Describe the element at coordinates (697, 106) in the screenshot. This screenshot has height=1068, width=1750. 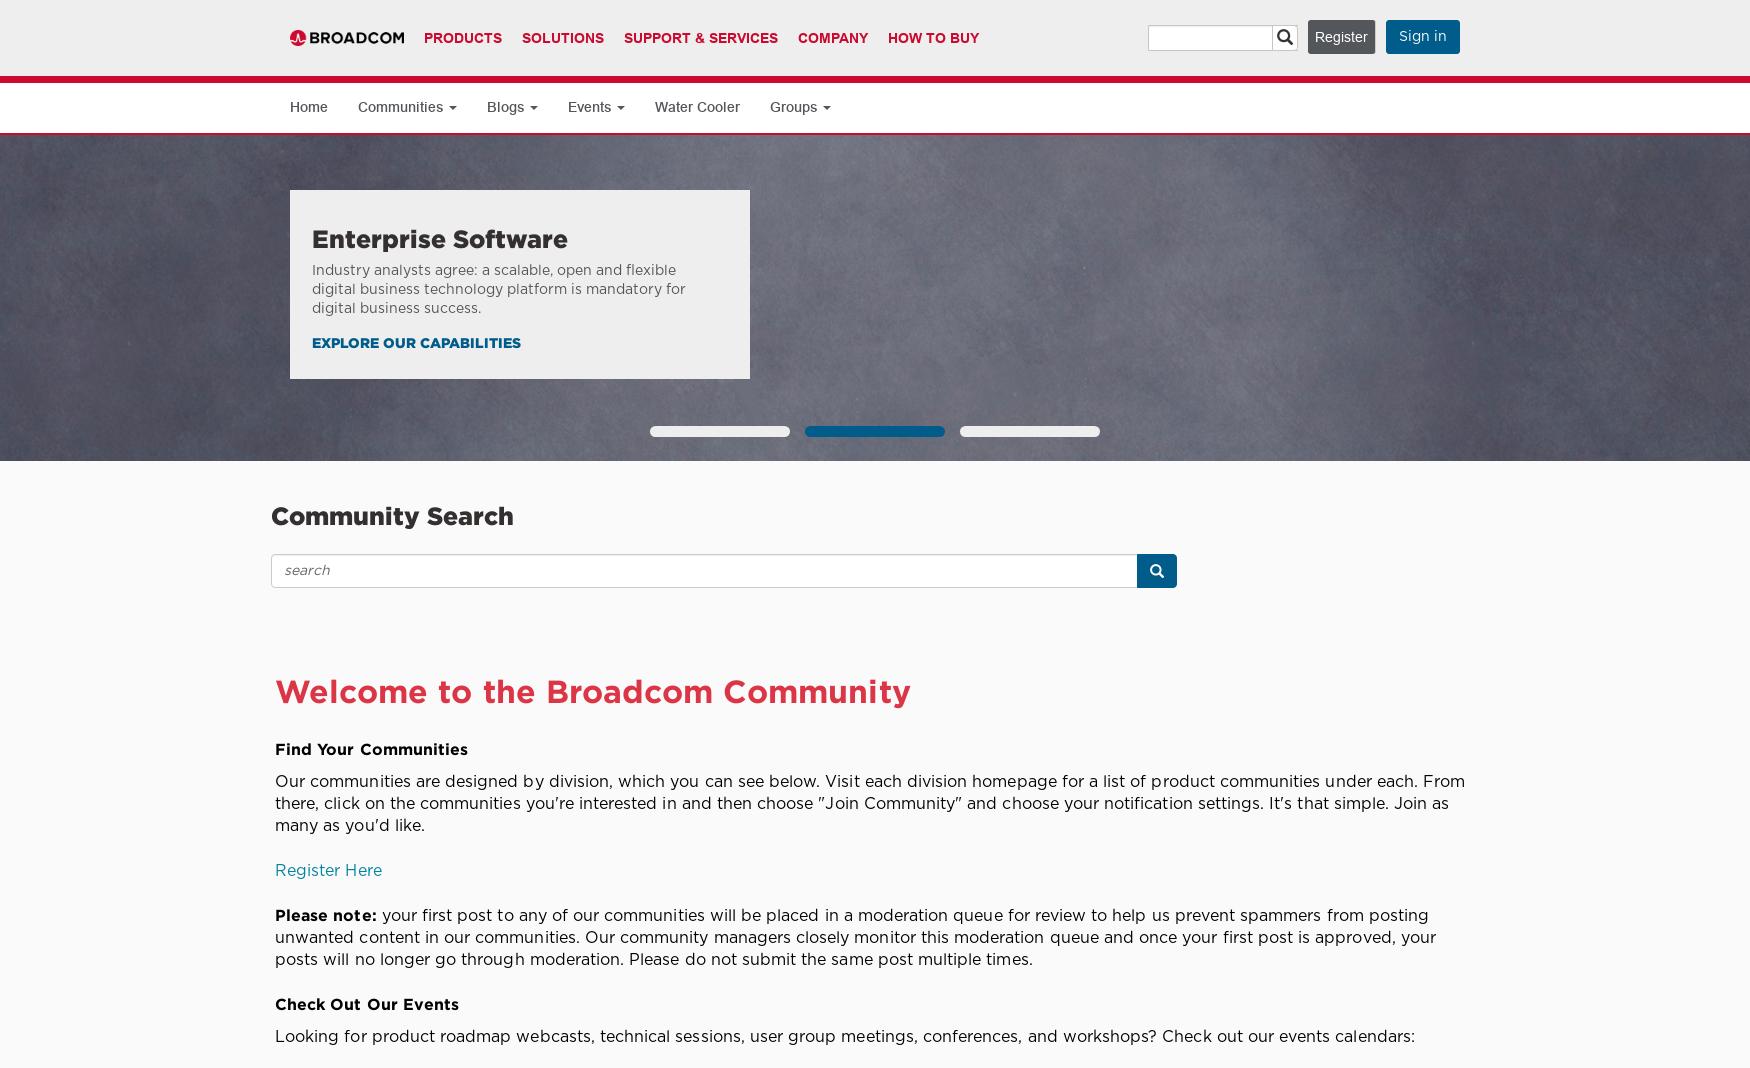
I see `'Water Cooler'` at that location.